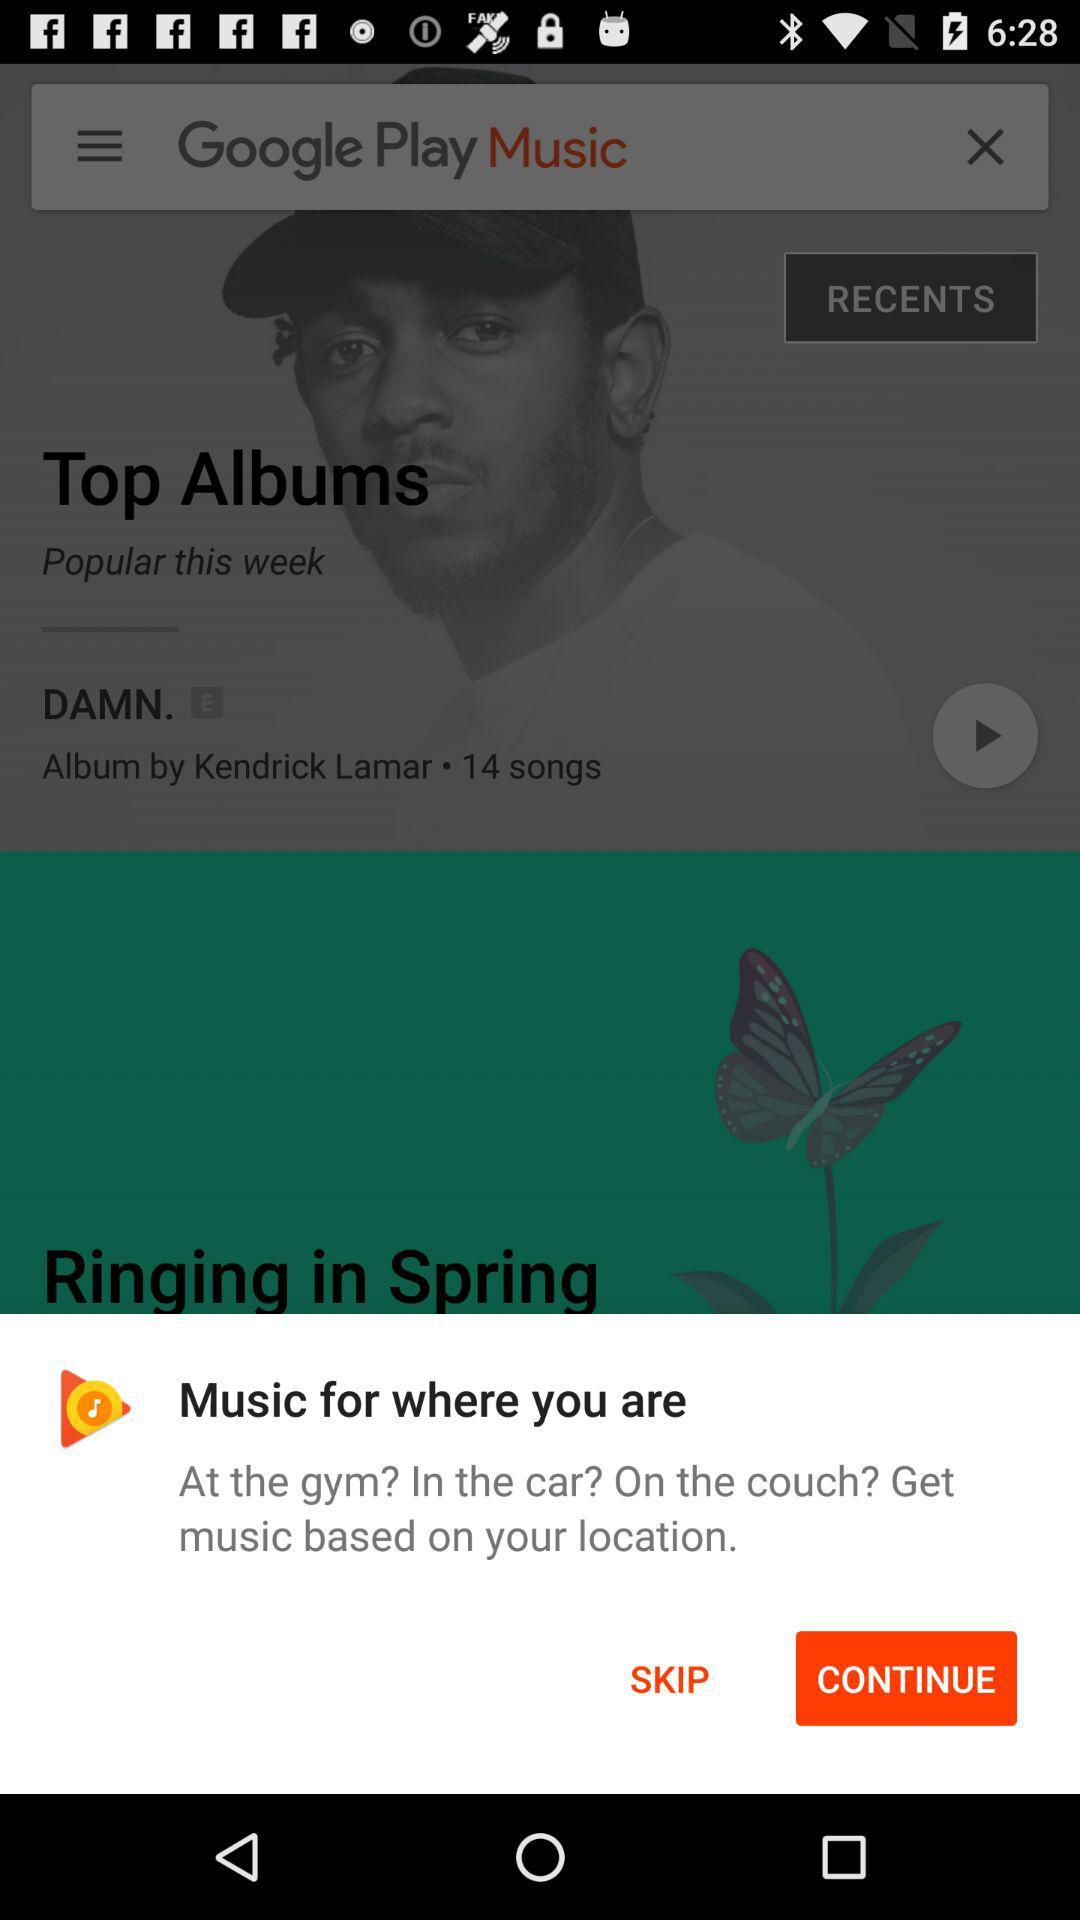 This screenshot has height=1920, width=1080. What do you see at coordinates (540, 927) in the screenshot?
I see `icon at the center` at bounding box center [540, 927].